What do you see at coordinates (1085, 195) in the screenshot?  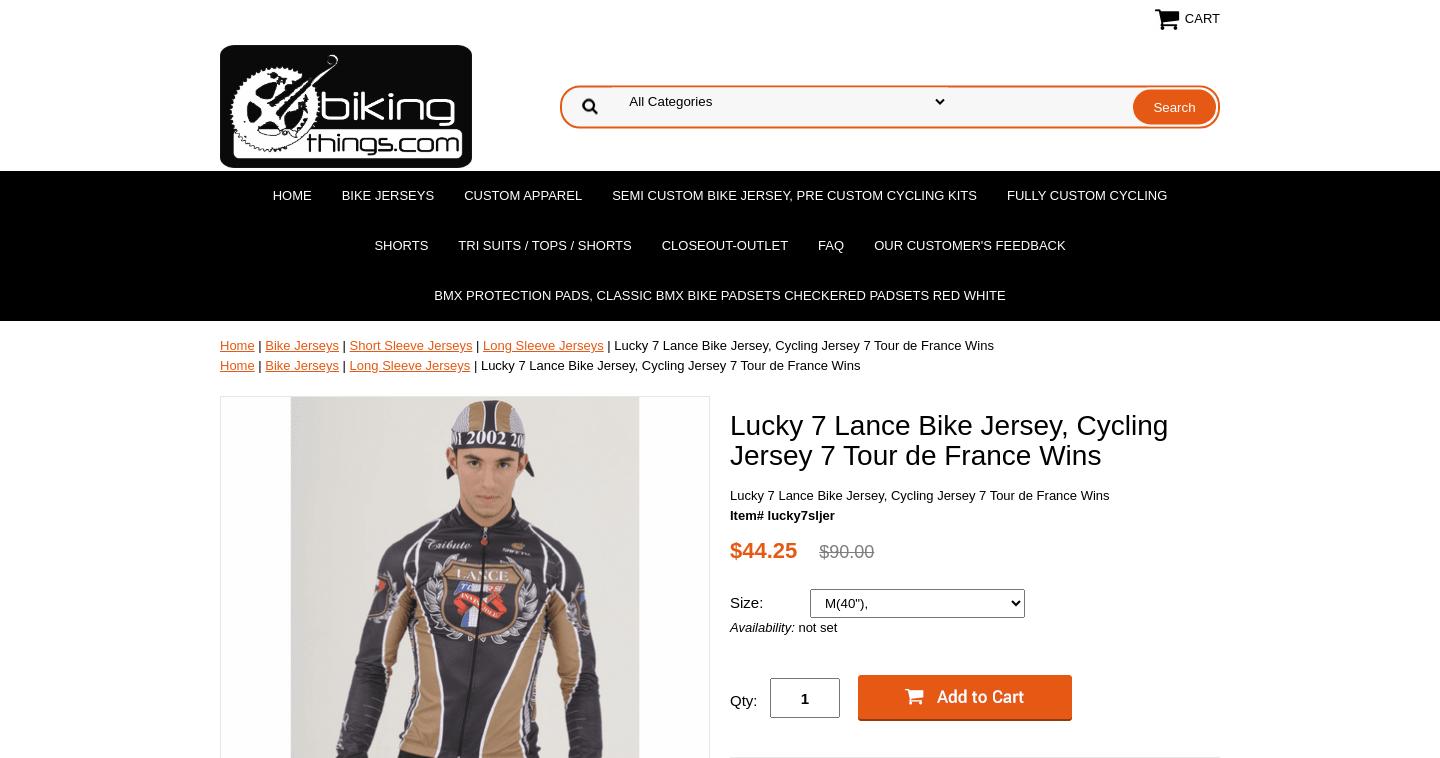 I see `'Fully Custom Cycling'` at bounding box center [1085, 195].